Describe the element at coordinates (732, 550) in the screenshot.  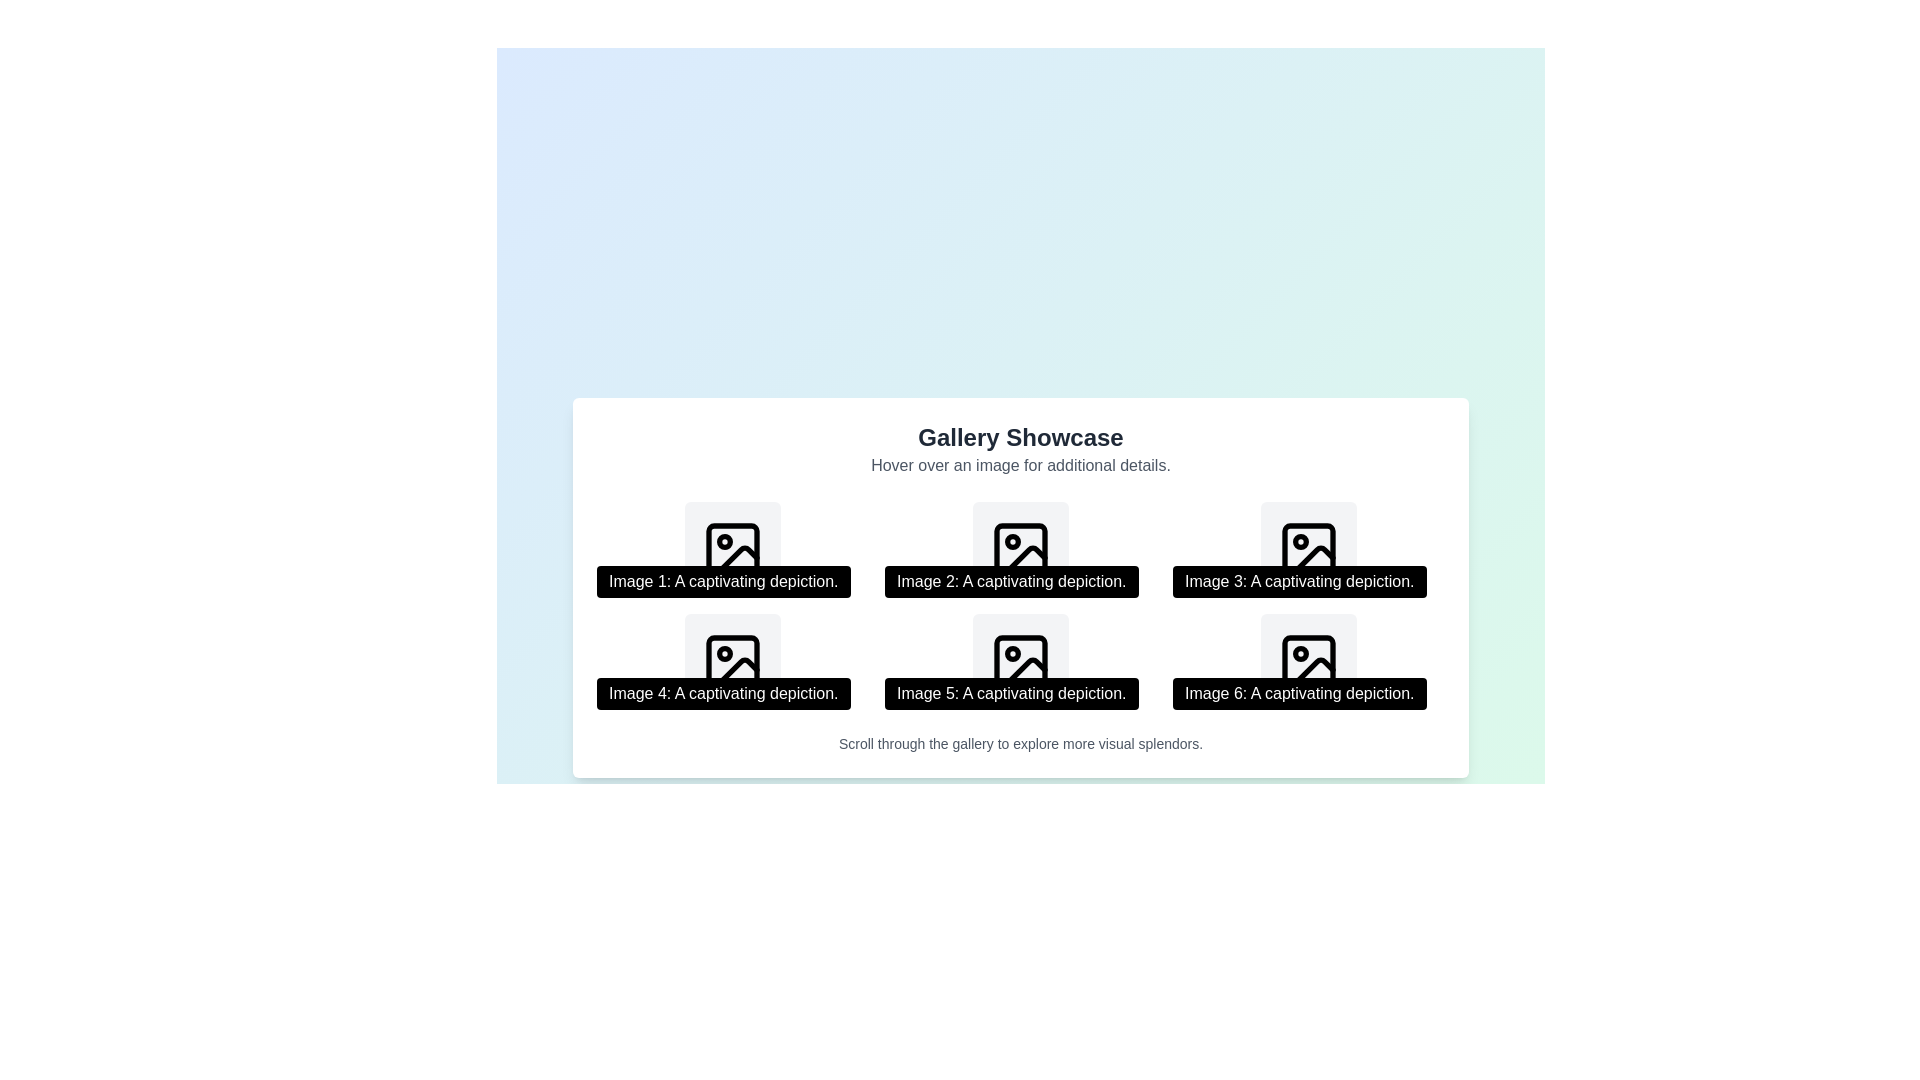
I see `the image icon from the first card in the top row of the grid, which has a gray background and rounded corners` at that location.